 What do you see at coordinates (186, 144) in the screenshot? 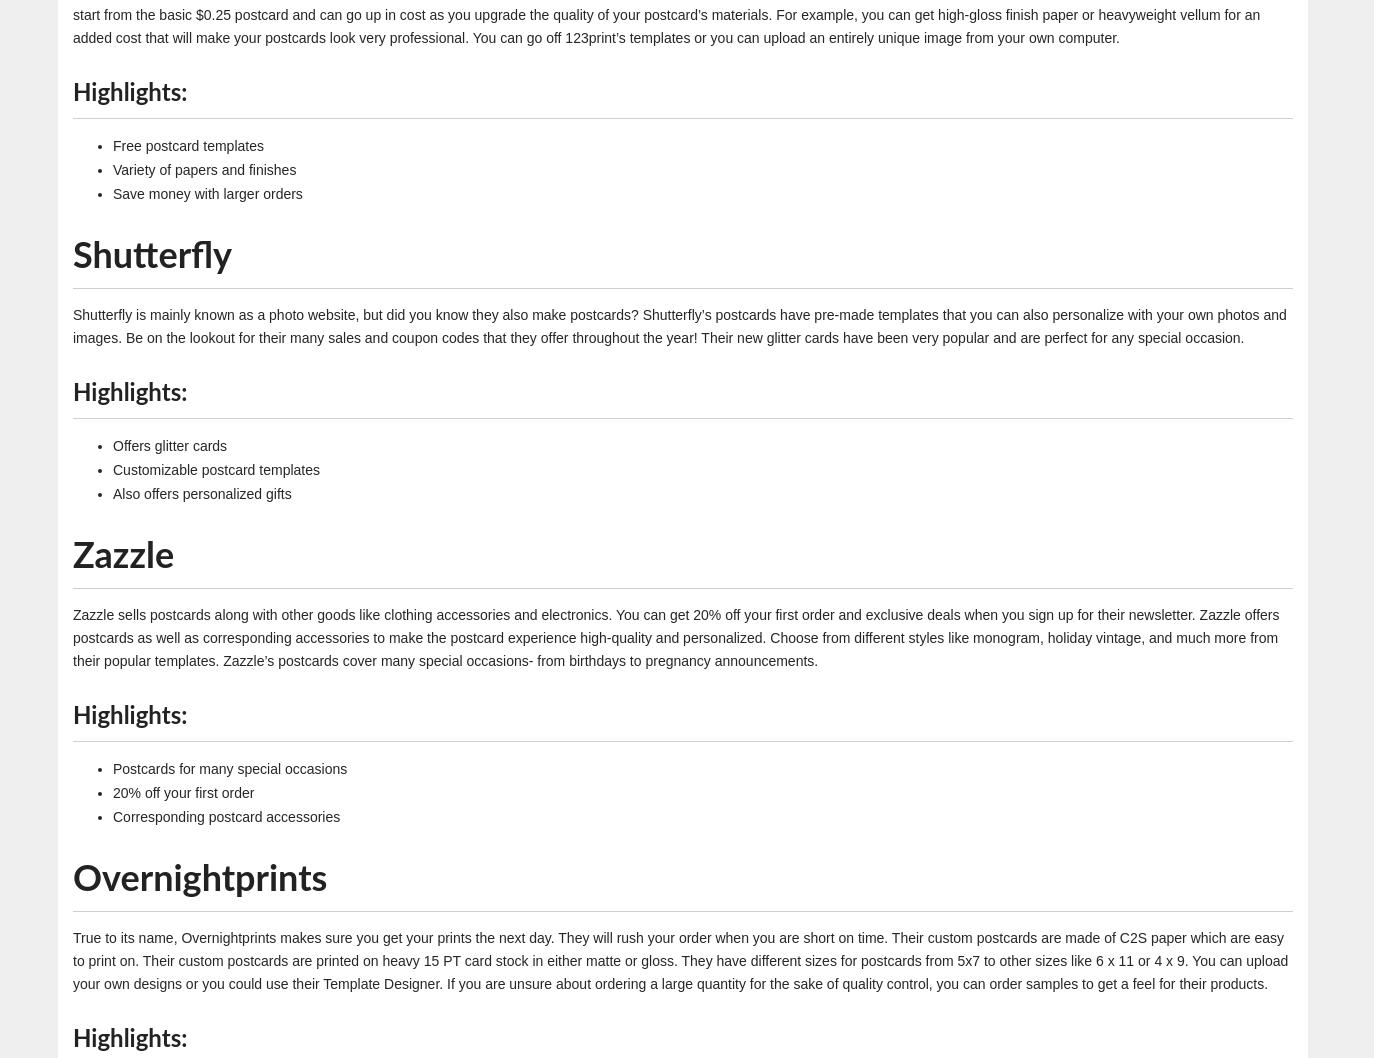
I see `'Free postcard templates'` at bounding box center [186, 144].